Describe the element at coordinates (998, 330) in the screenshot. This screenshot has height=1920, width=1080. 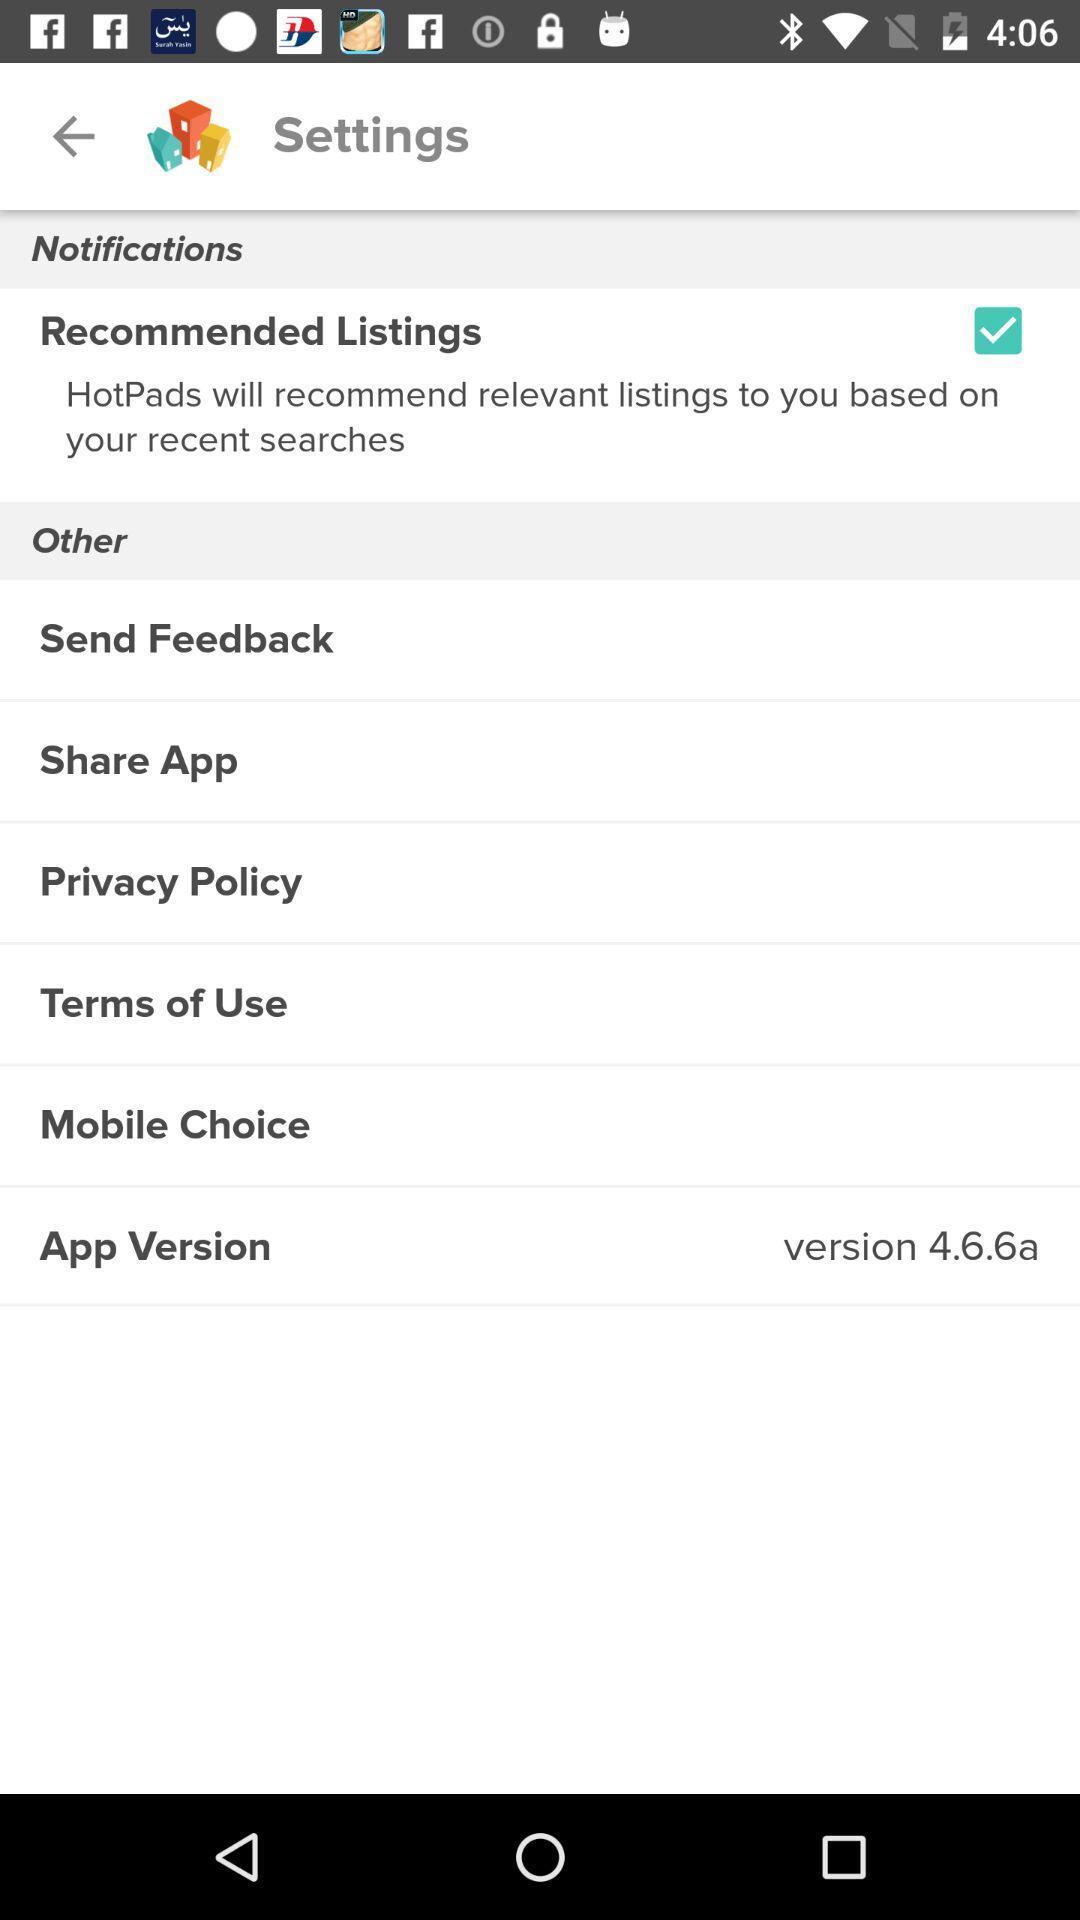
I see `the icon above the hotpads will recommend` at that location.